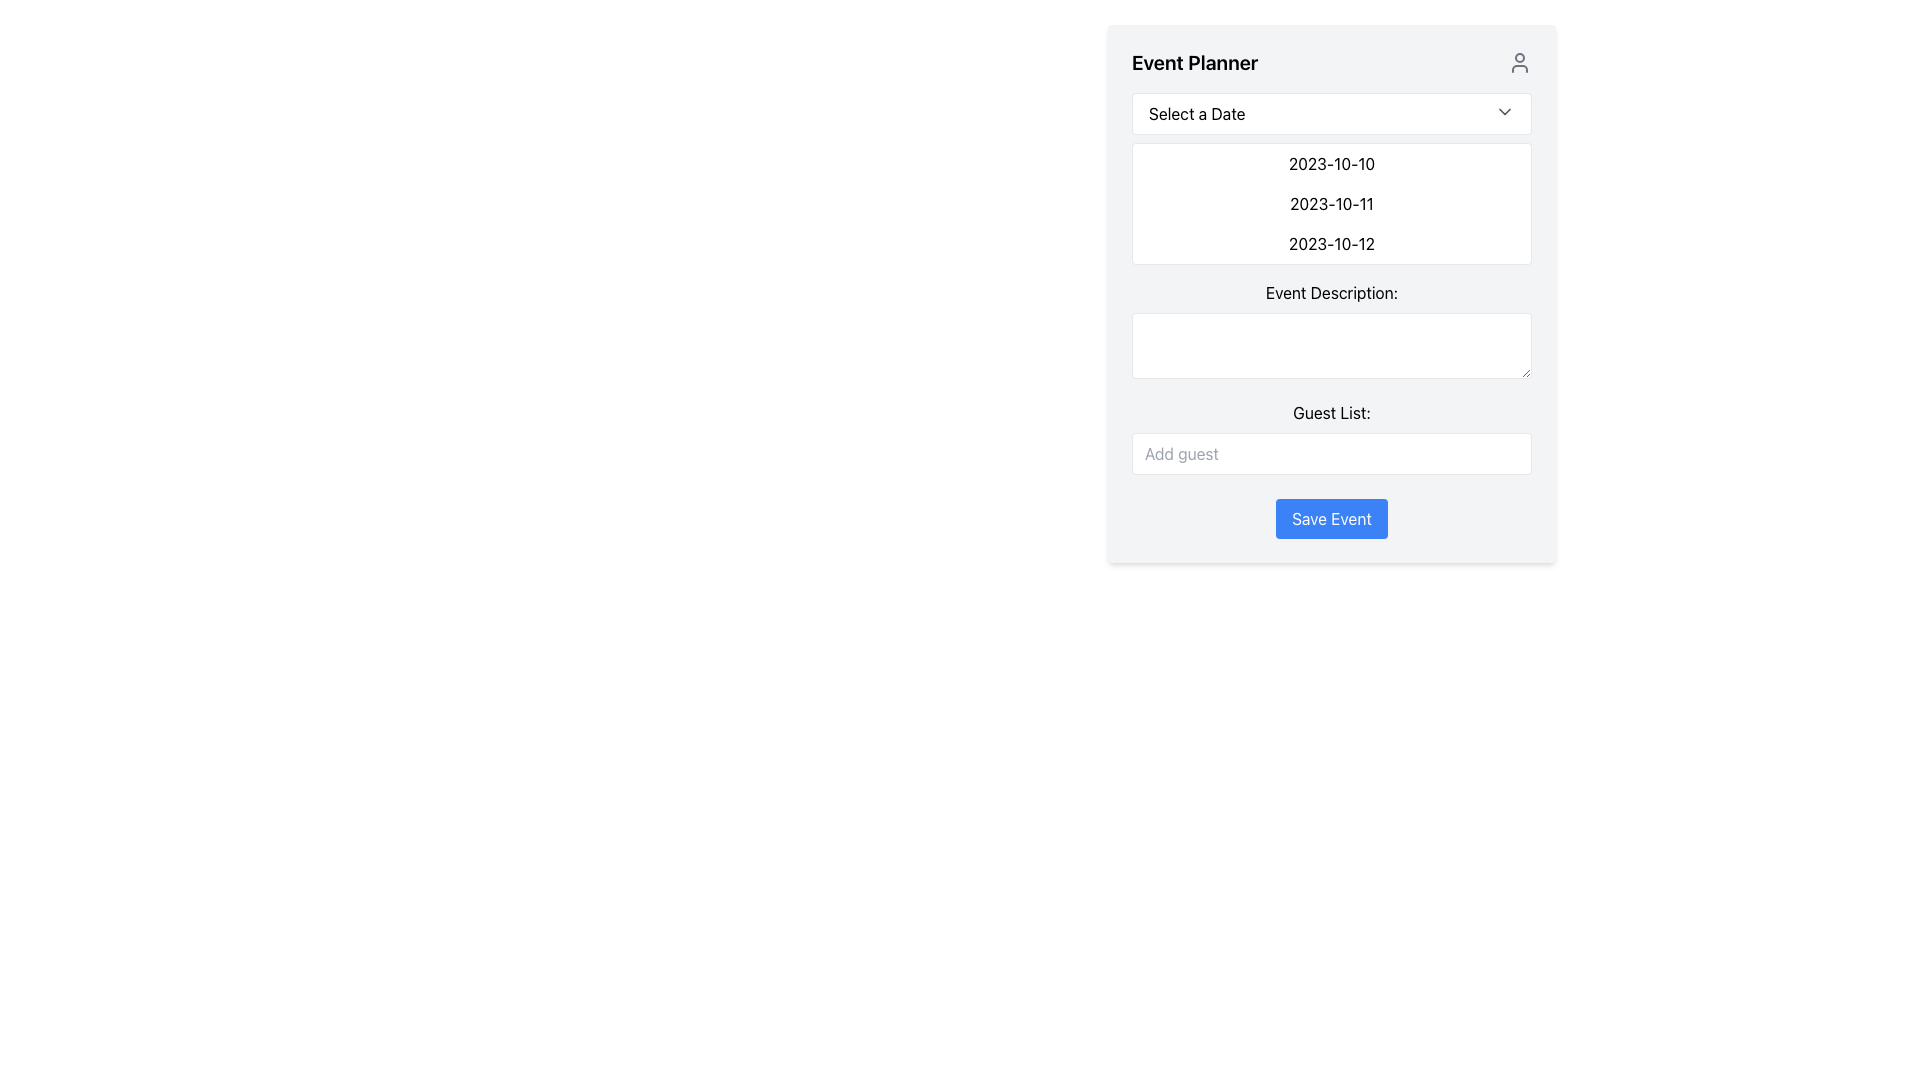 The width and height of the screenshot is (1920, 1080). What do you see at coordinates (1331, 411) in the screenshot?
I see `the non-interactive text label indicating the purpose of the following text input field, which is located above the 'Add guest' field` at bounding box center [1331, 411].